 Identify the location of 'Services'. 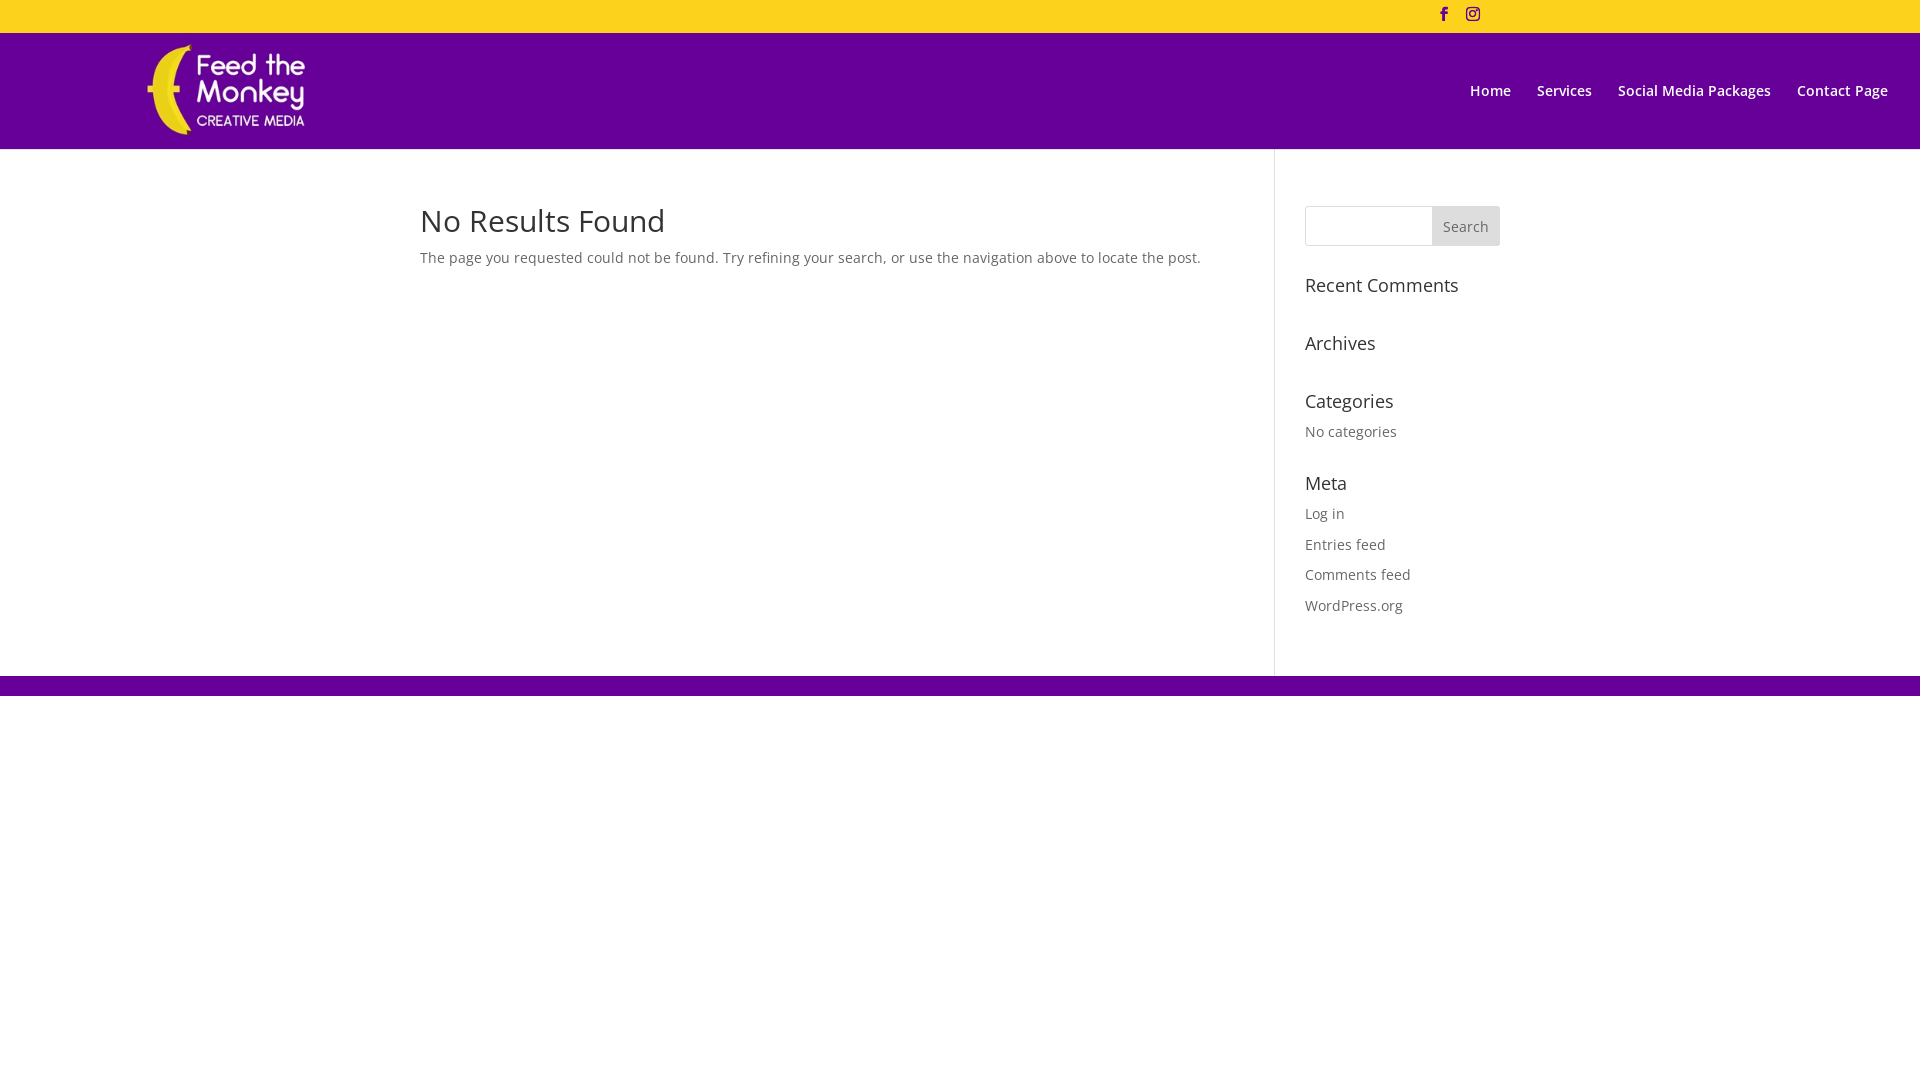
(1535, 116).